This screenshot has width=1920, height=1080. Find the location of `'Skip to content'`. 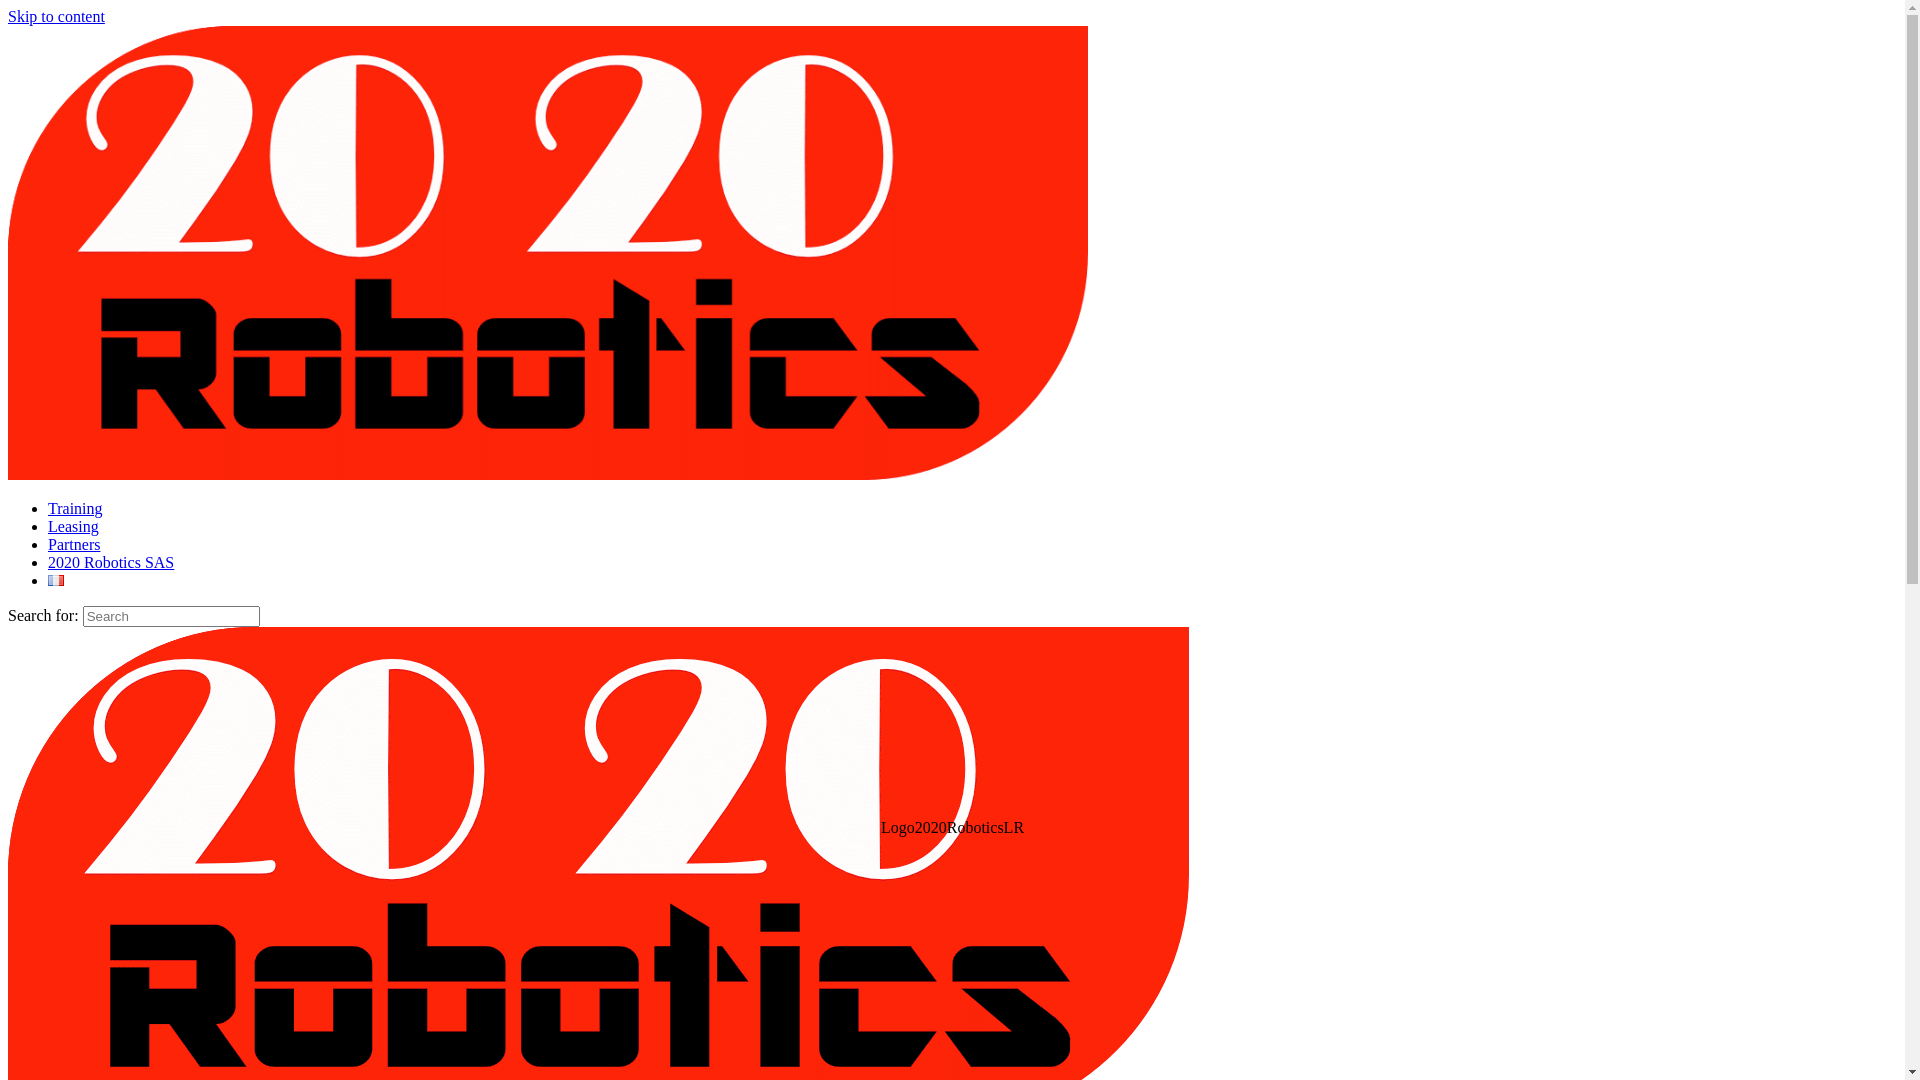

'Skip to content' is located at coordinates (56, 16).